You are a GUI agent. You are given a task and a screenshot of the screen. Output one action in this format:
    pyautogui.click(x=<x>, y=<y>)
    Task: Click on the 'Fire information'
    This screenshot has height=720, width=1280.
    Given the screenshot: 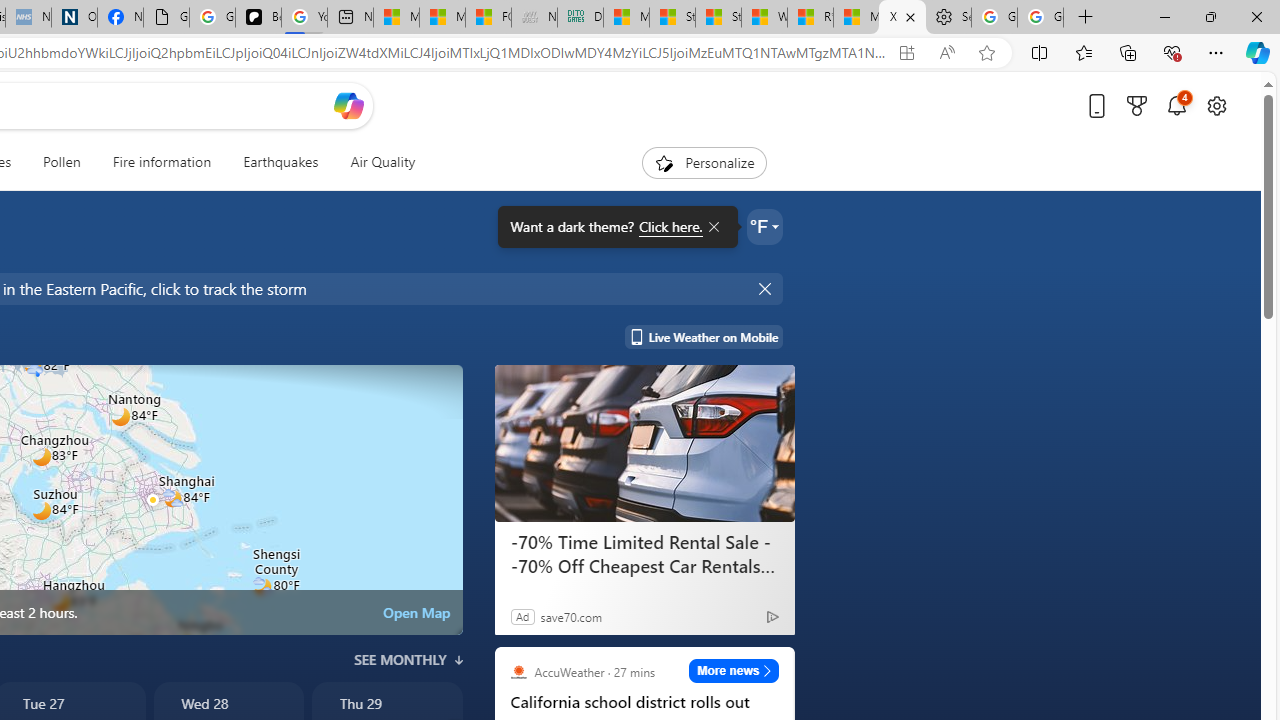 What is the action you would take?
    pyautogui.click(x=162, y=162)
    